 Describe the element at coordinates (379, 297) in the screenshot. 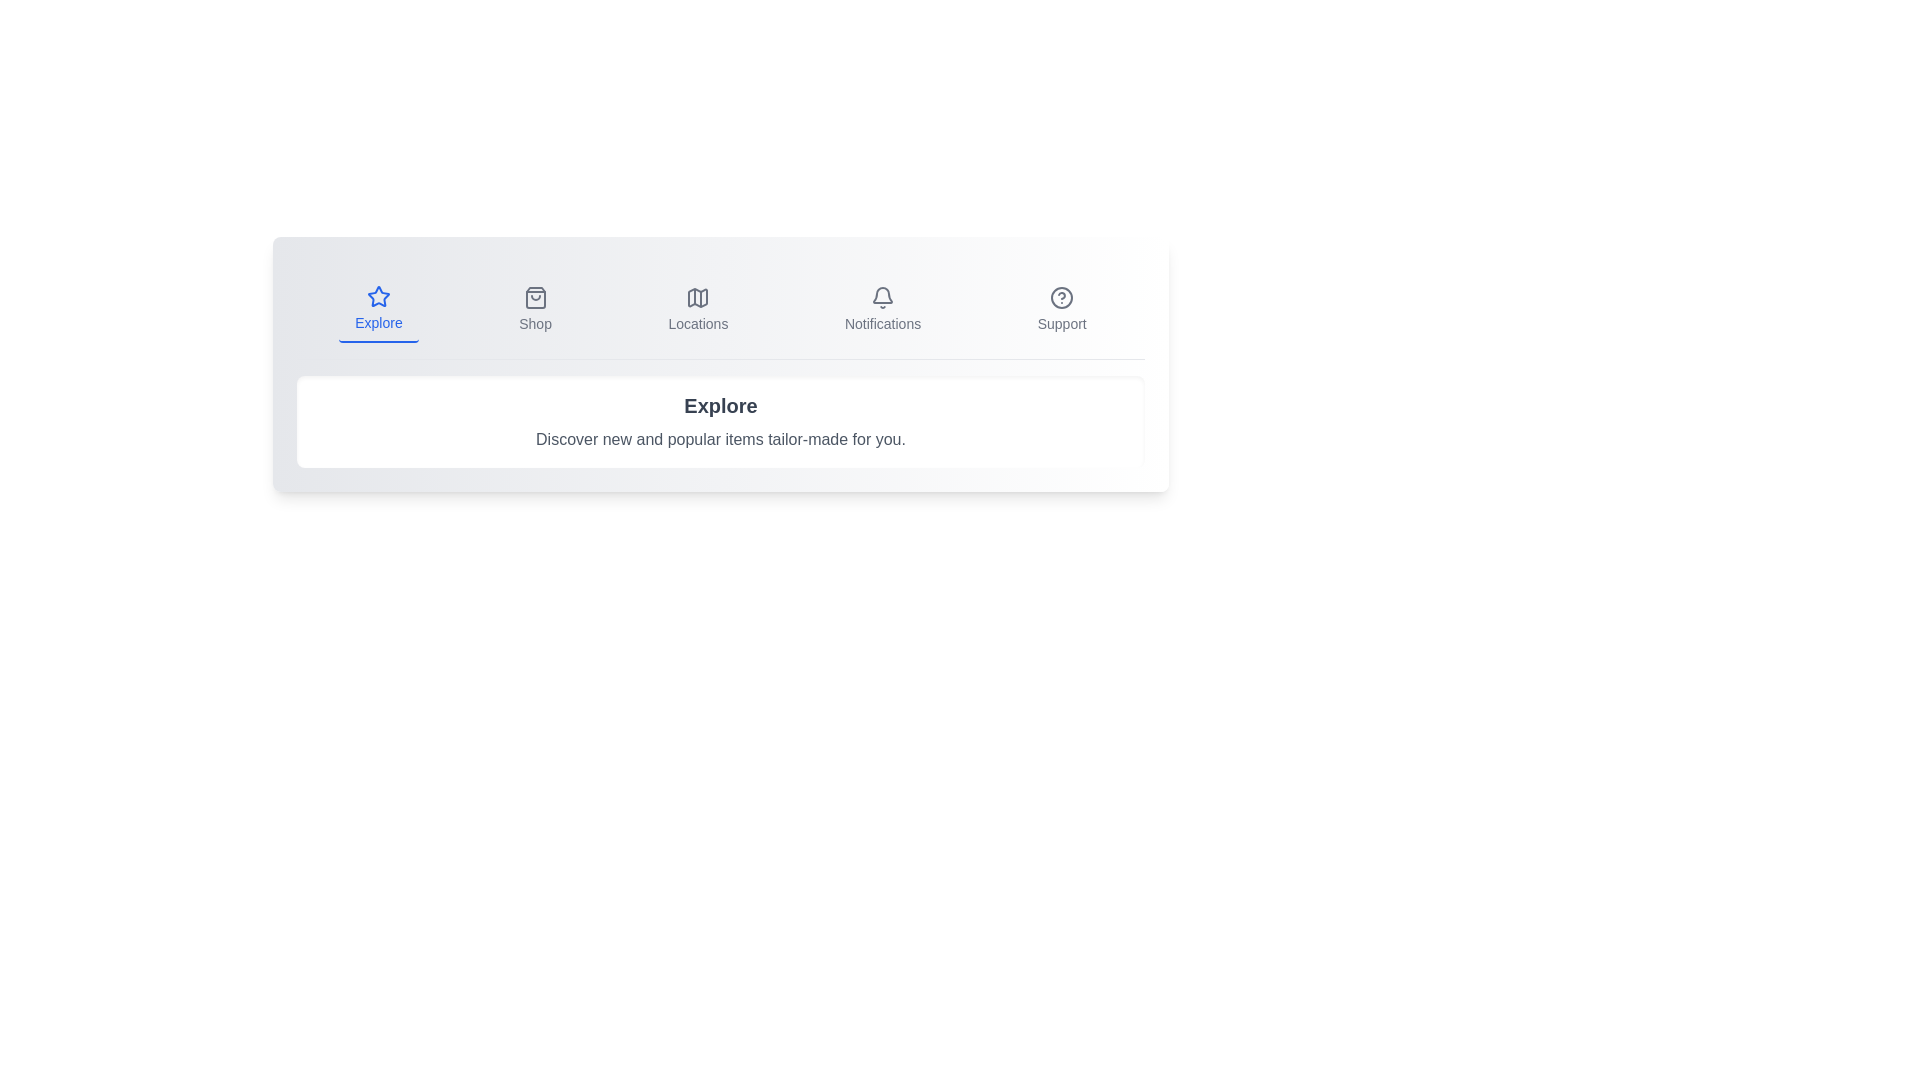

I see `the SVG star icon located at the top-center of the navigation menu` at that location.